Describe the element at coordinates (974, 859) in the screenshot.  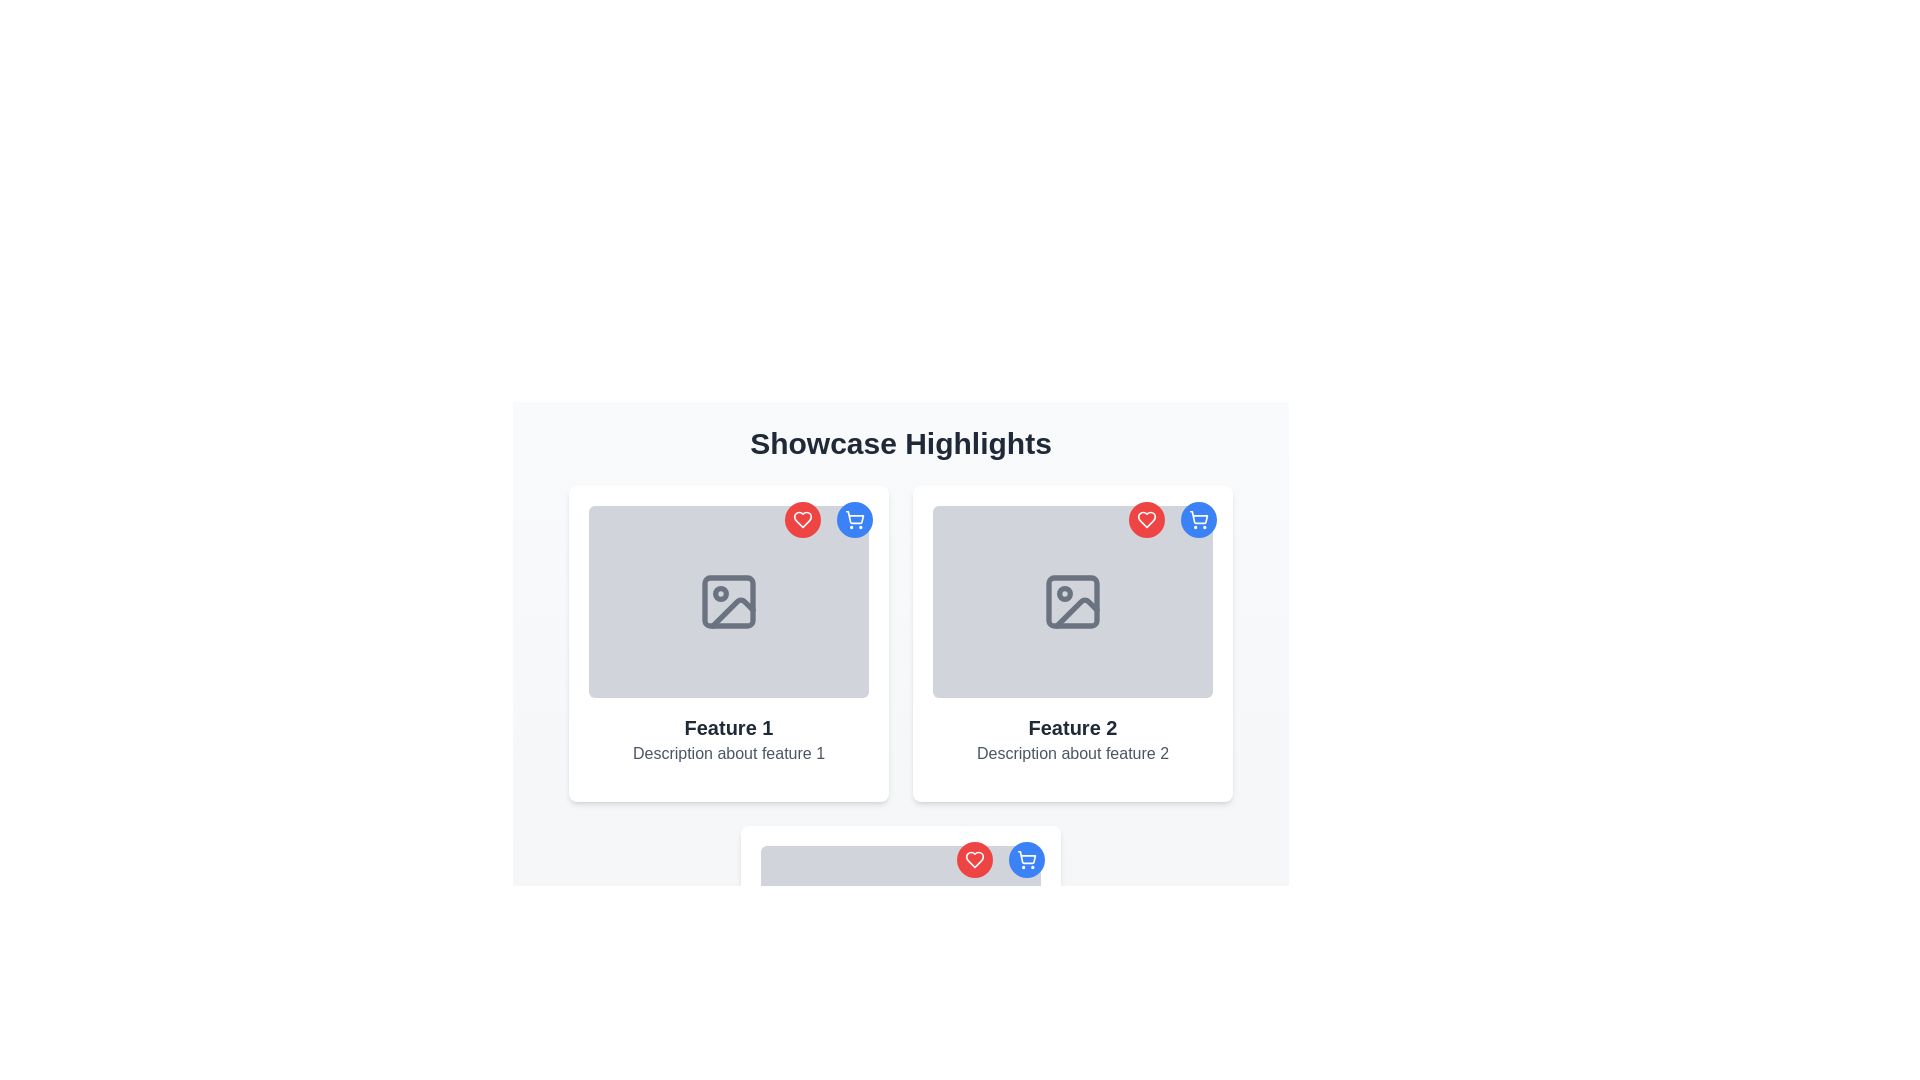
I see `the favorite button located` at that location.